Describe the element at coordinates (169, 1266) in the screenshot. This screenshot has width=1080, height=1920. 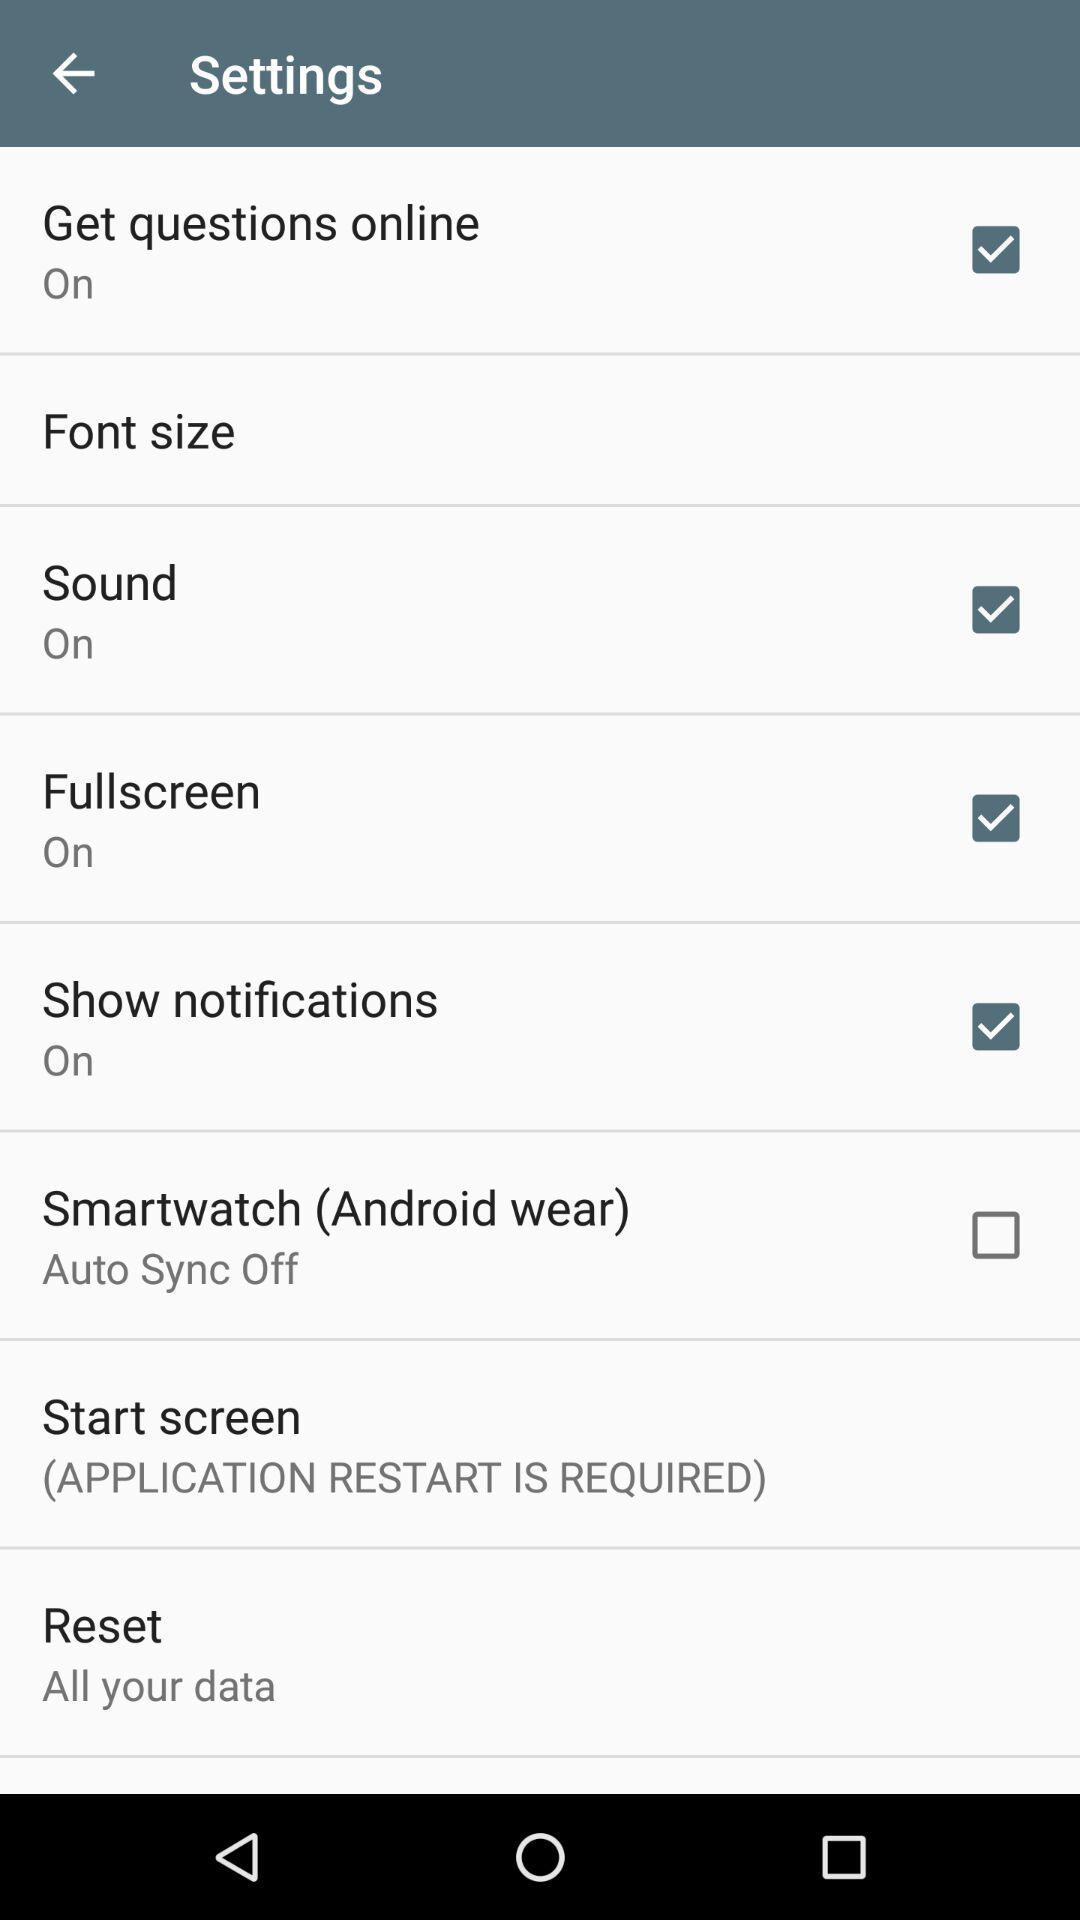
I see `auto sync off item` at that location.